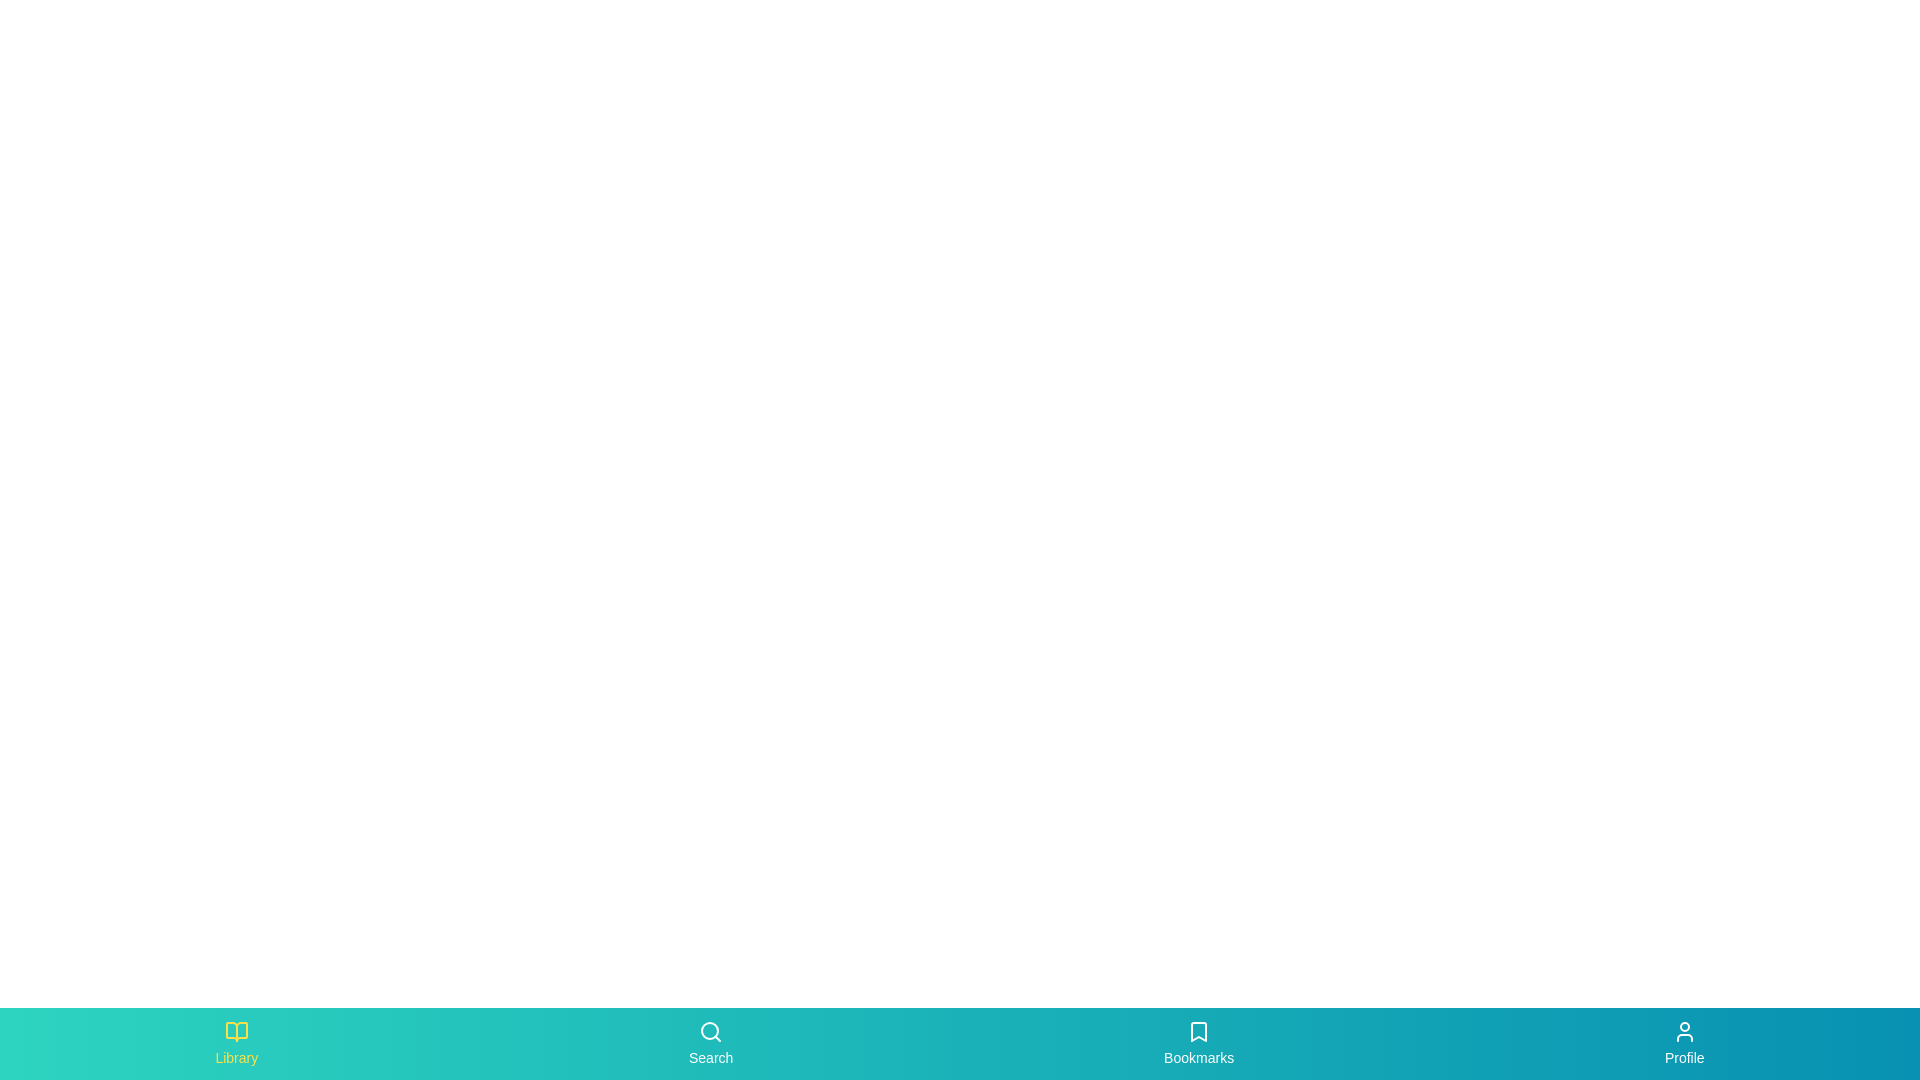 The height and width of the screenshot is (1080, 1920). I want to click on the Profile tab to navigate to it, so click(1683, 1043).